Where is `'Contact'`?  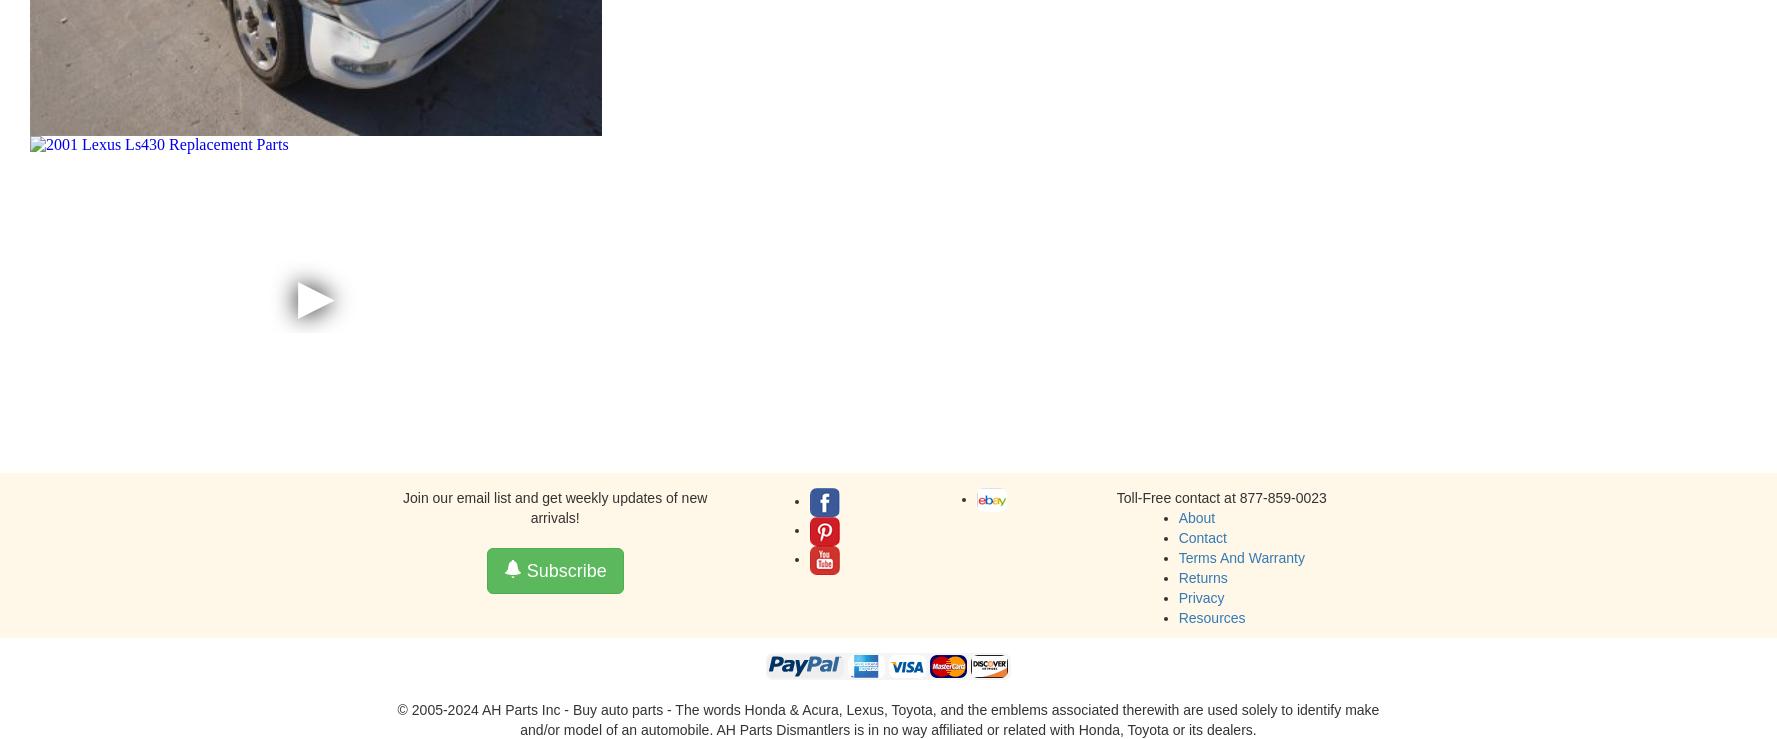
'Contact' is located at coordinates (1177, 537).